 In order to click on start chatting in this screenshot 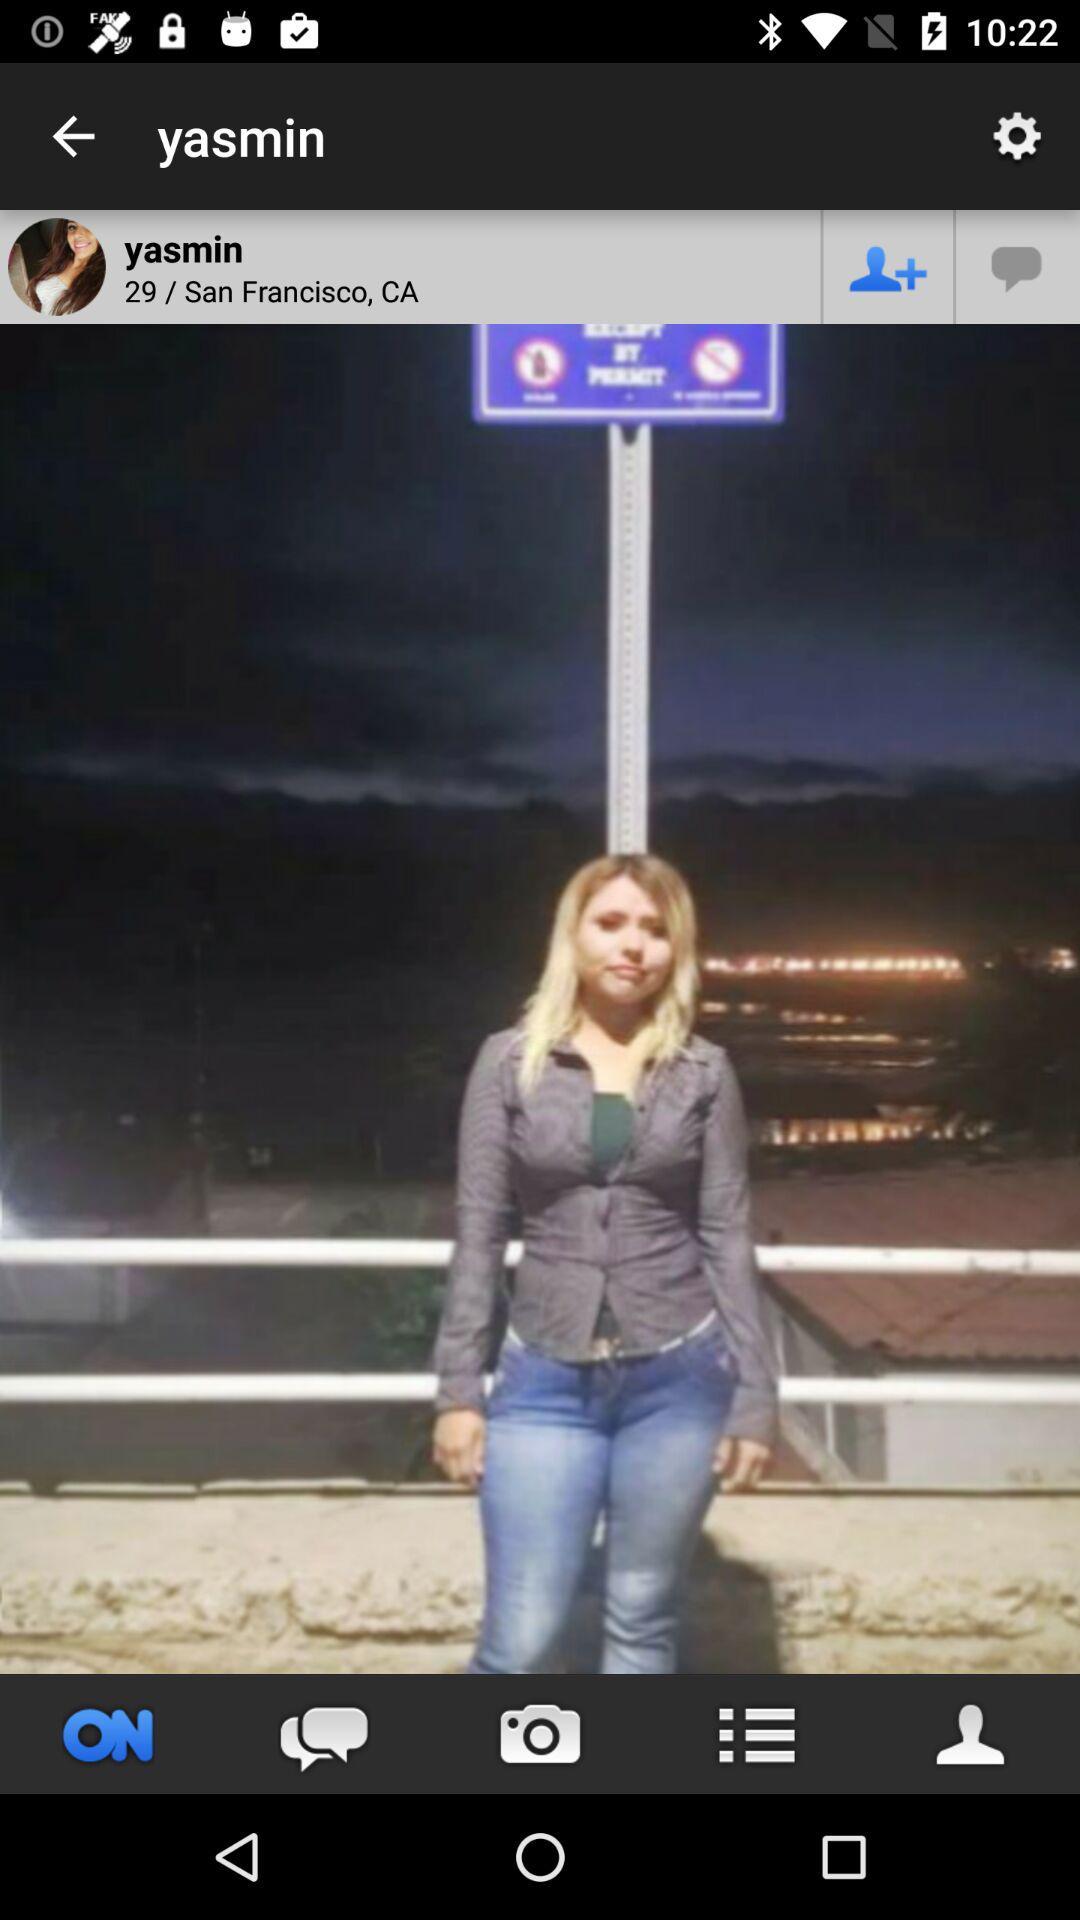, I will do `click(323, 1733)`.